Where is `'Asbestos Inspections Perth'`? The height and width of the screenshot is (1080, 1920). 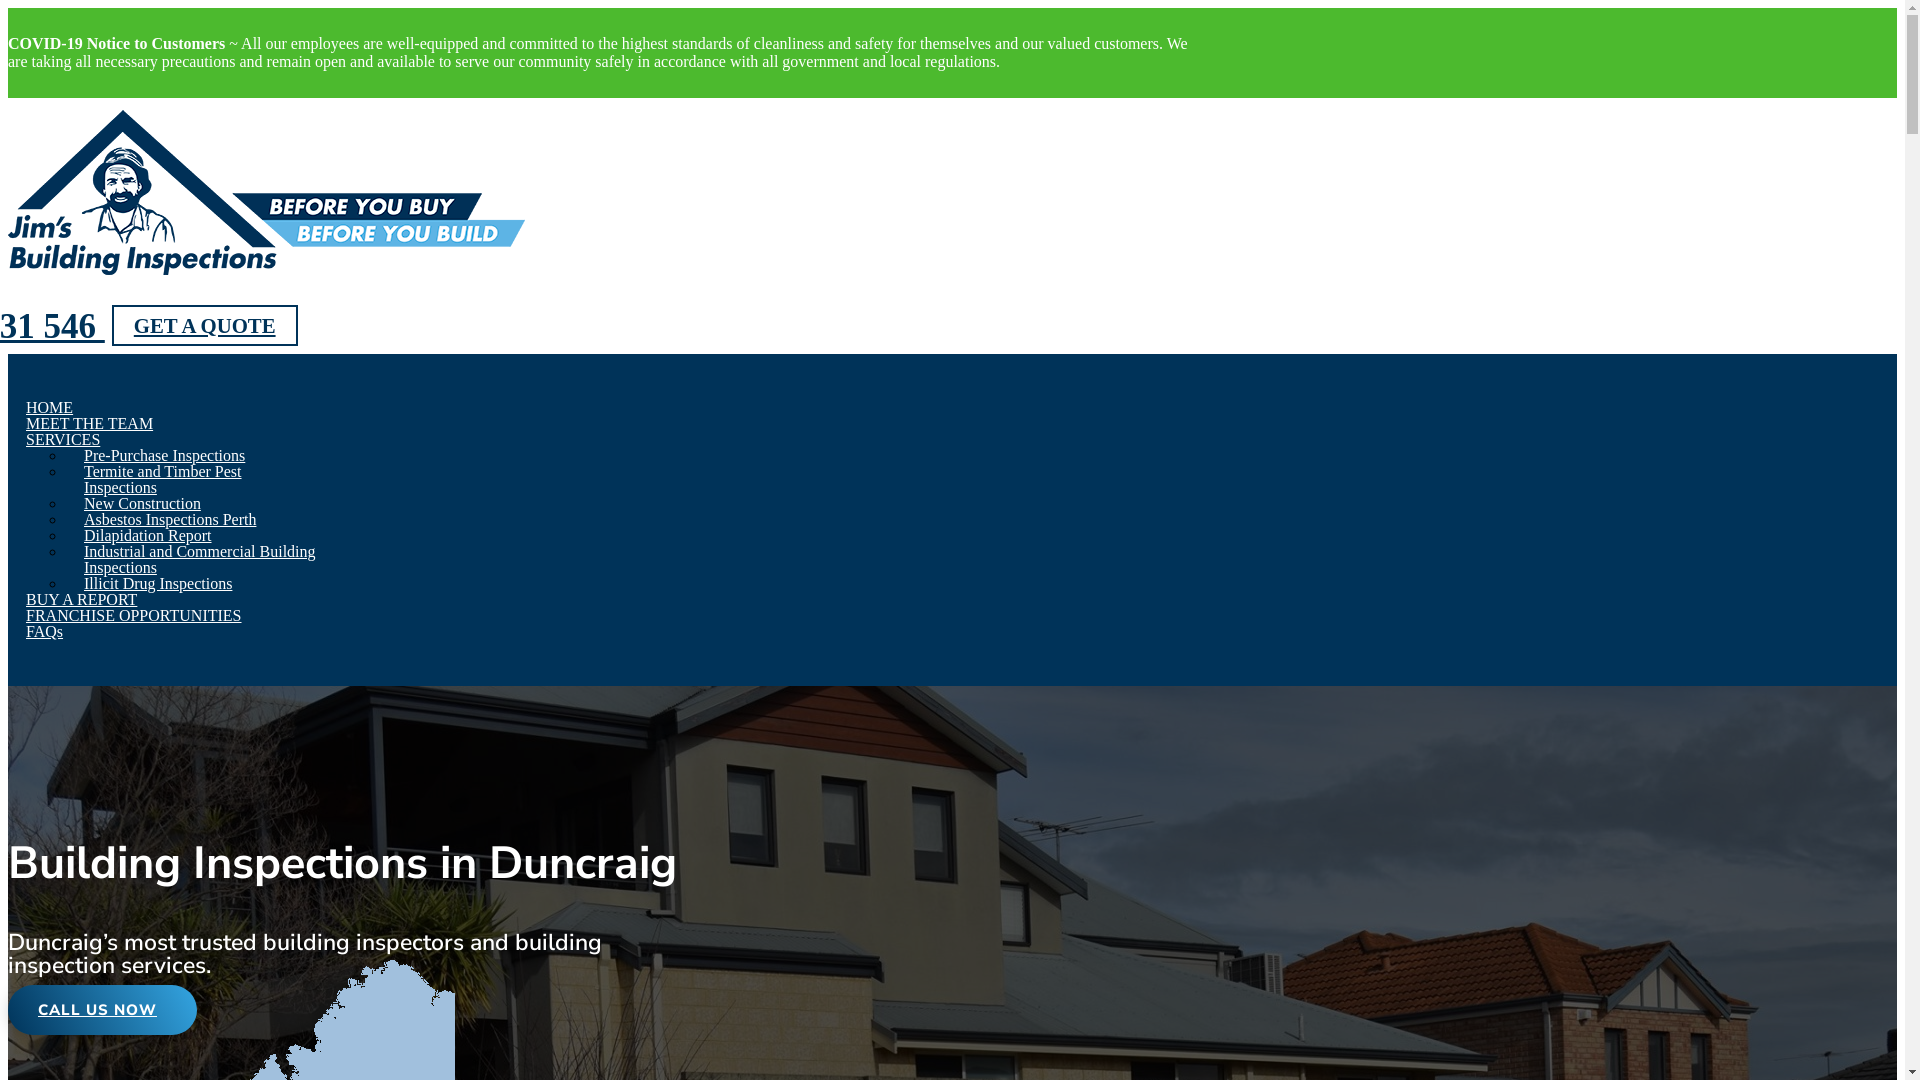 'Asbestos Inspections Perth' is located at coordinates (169, 518).